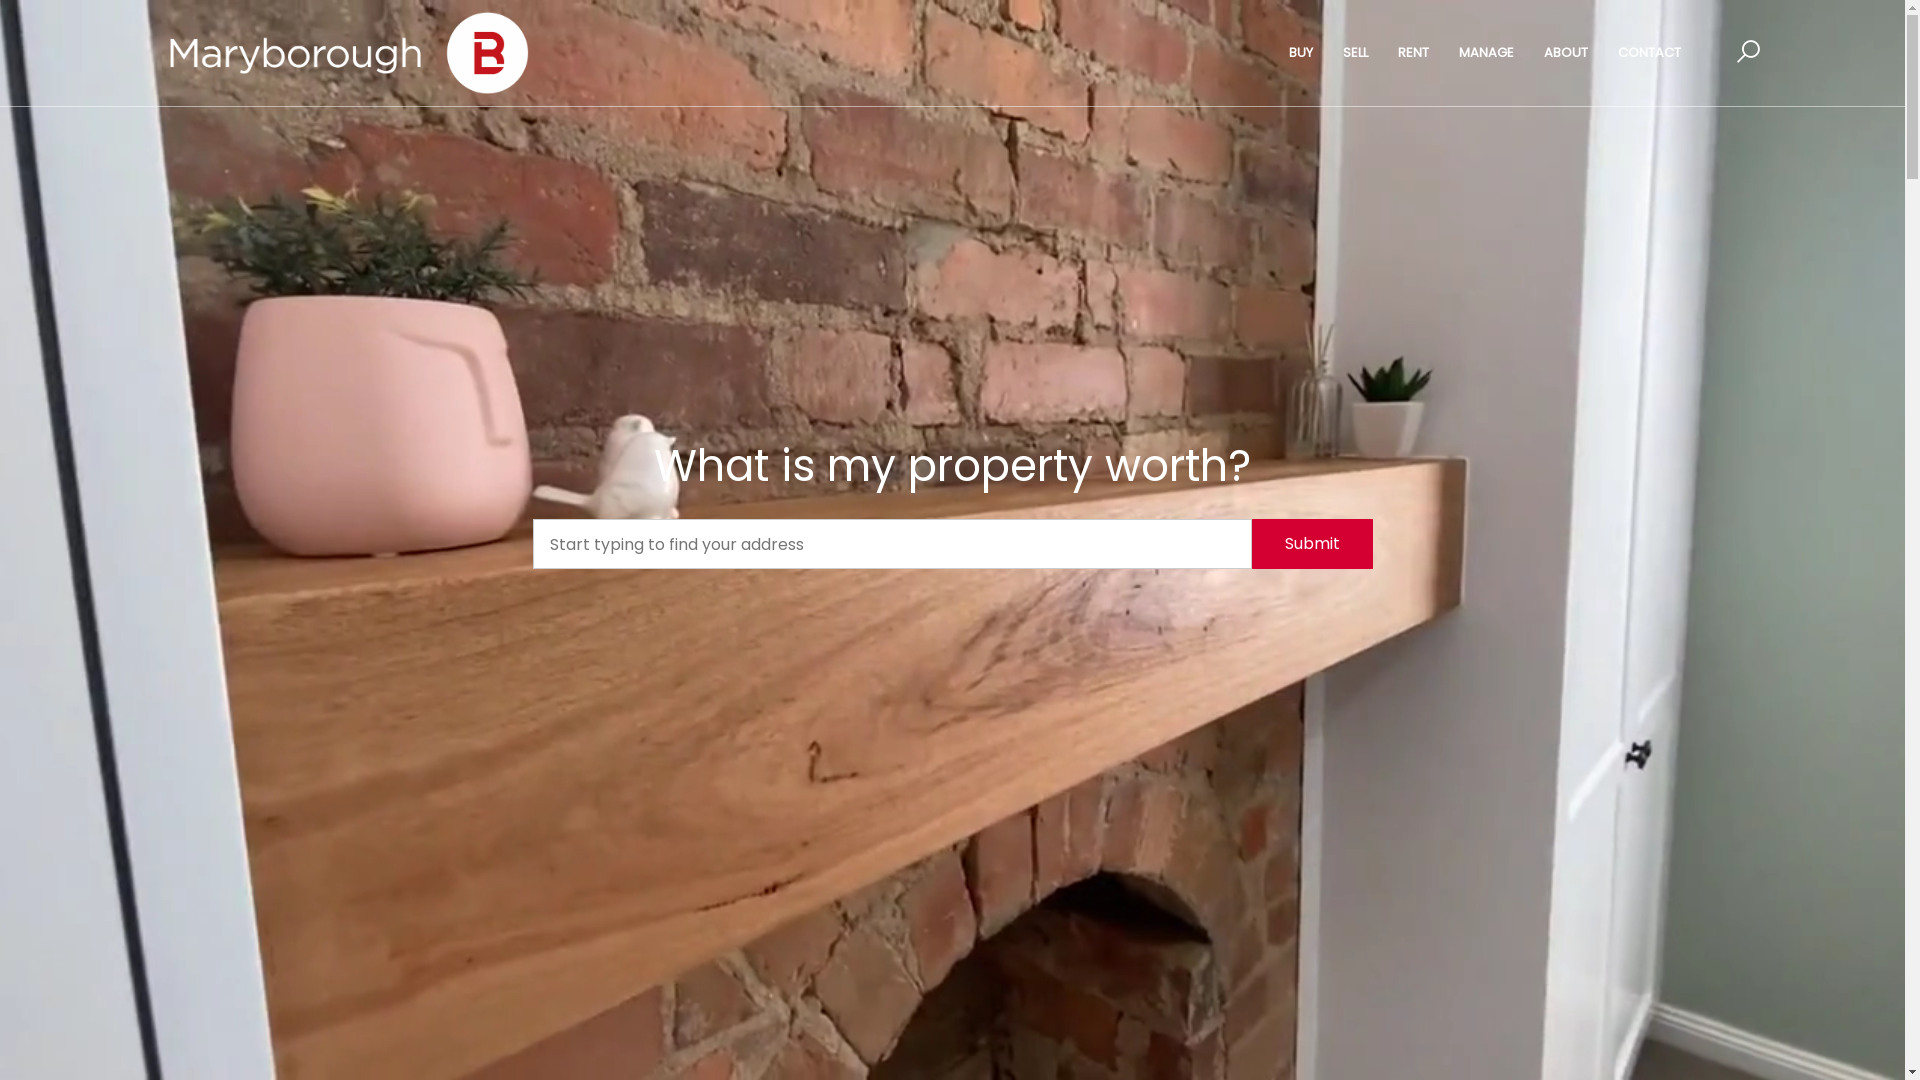  What do you see at coordinates (1312, 543) in the screenshot?
I see `'Submit'` at bounding box center [1312, 543].